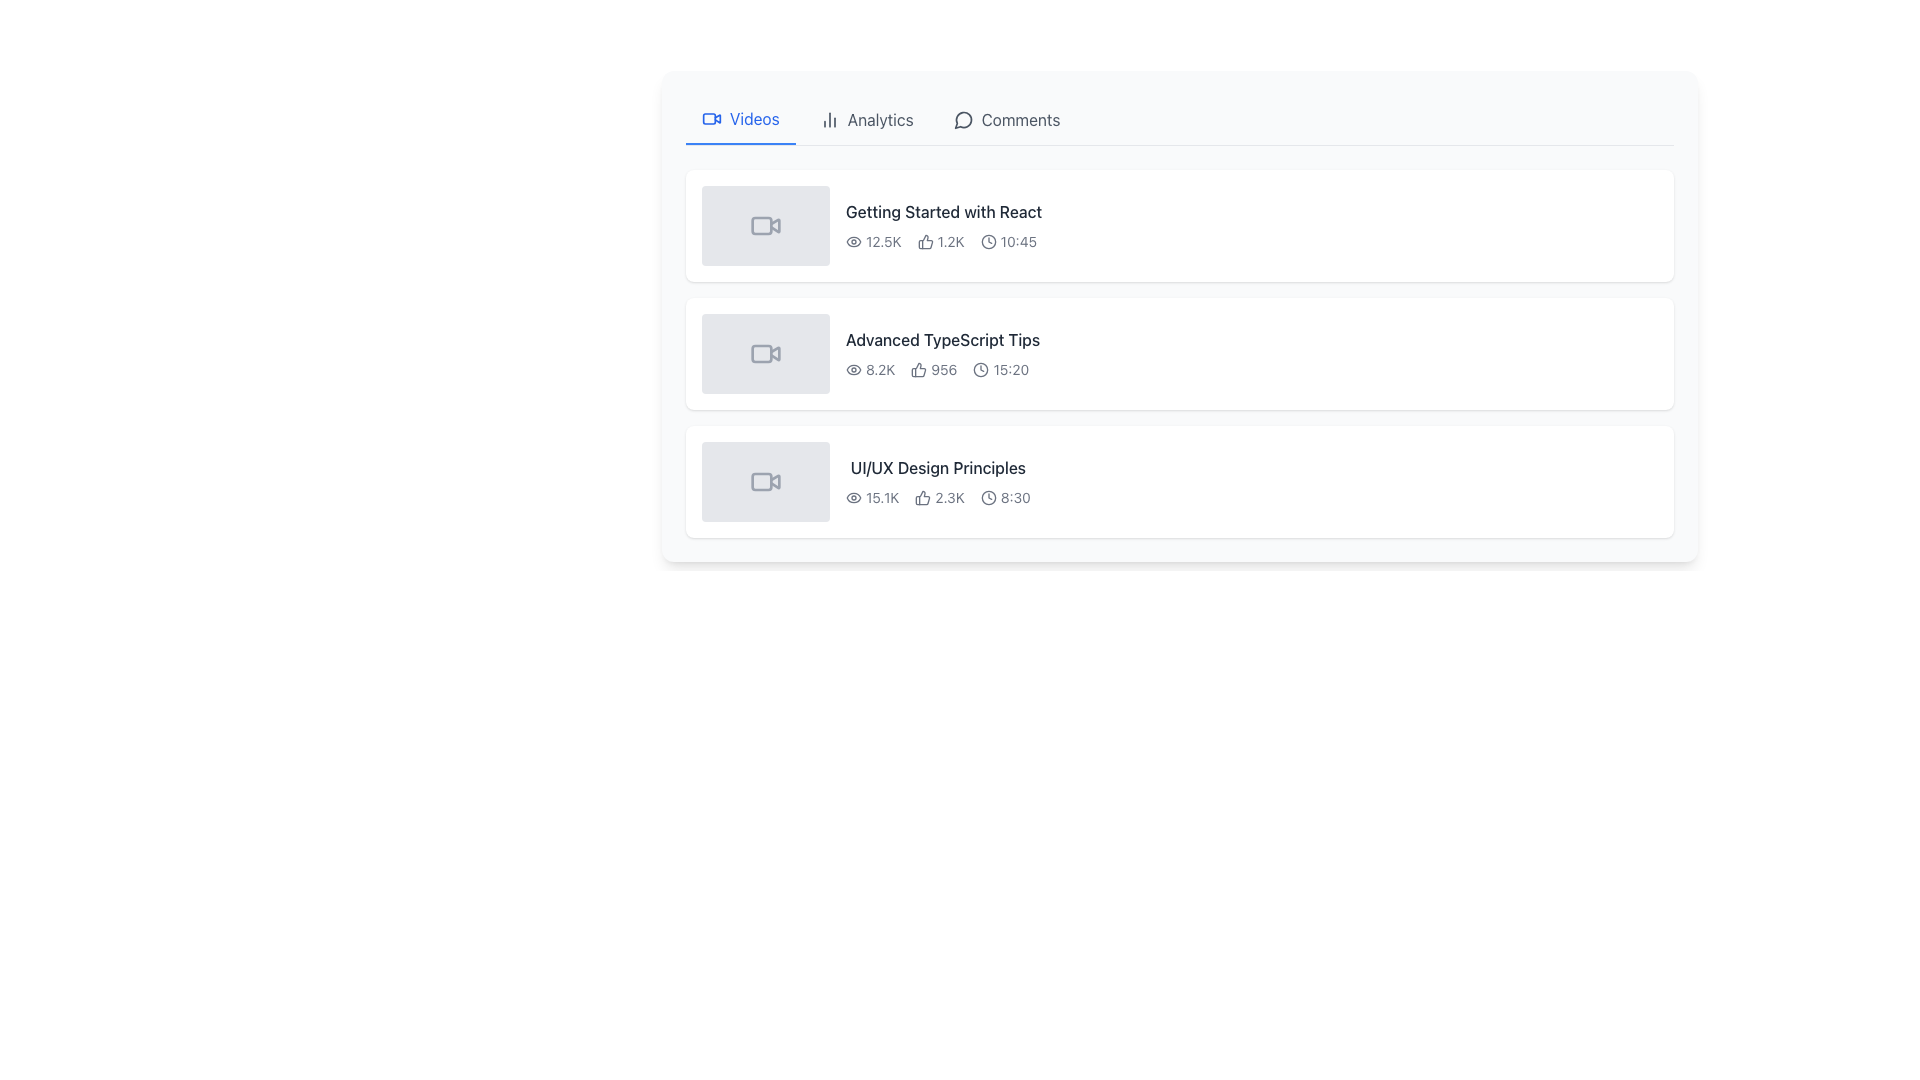  I want to click on the first list item displaying 'Getting Started with React', so click(943, 225).